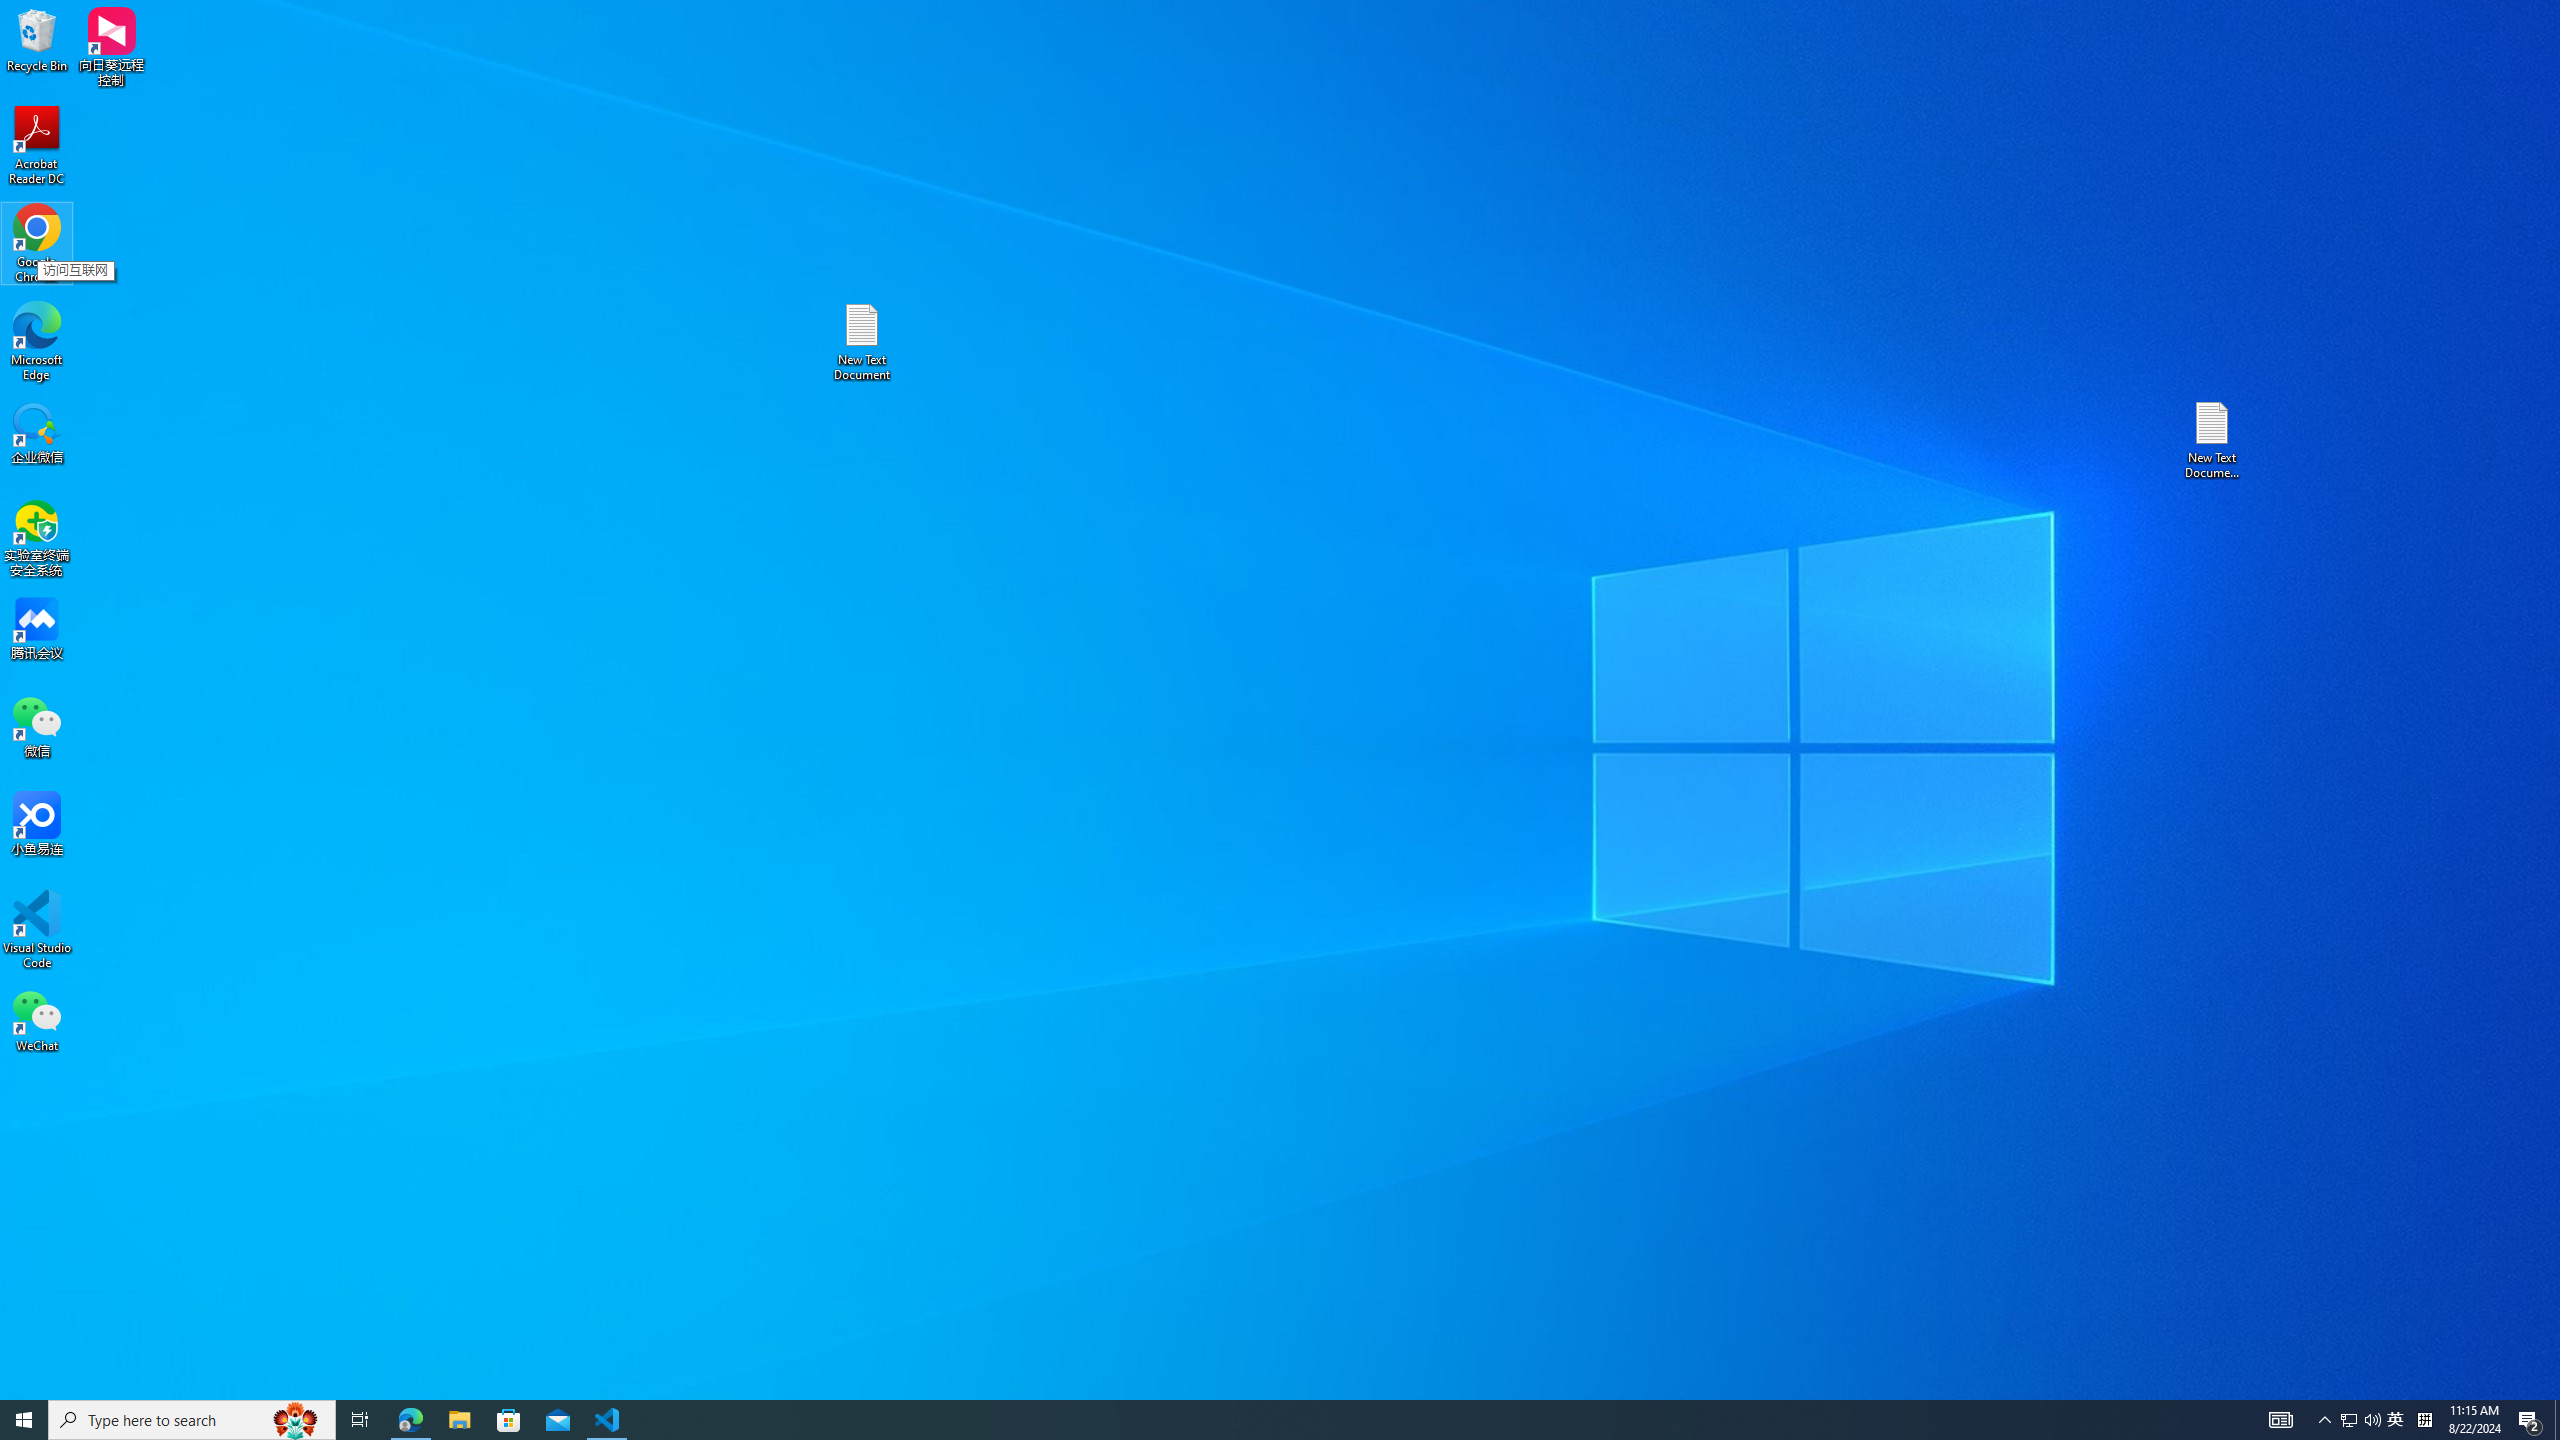 The width and height of the screenshot is (2560, 1440). I want to click on 'AutomationID: 4105', so click(2279, 1418).